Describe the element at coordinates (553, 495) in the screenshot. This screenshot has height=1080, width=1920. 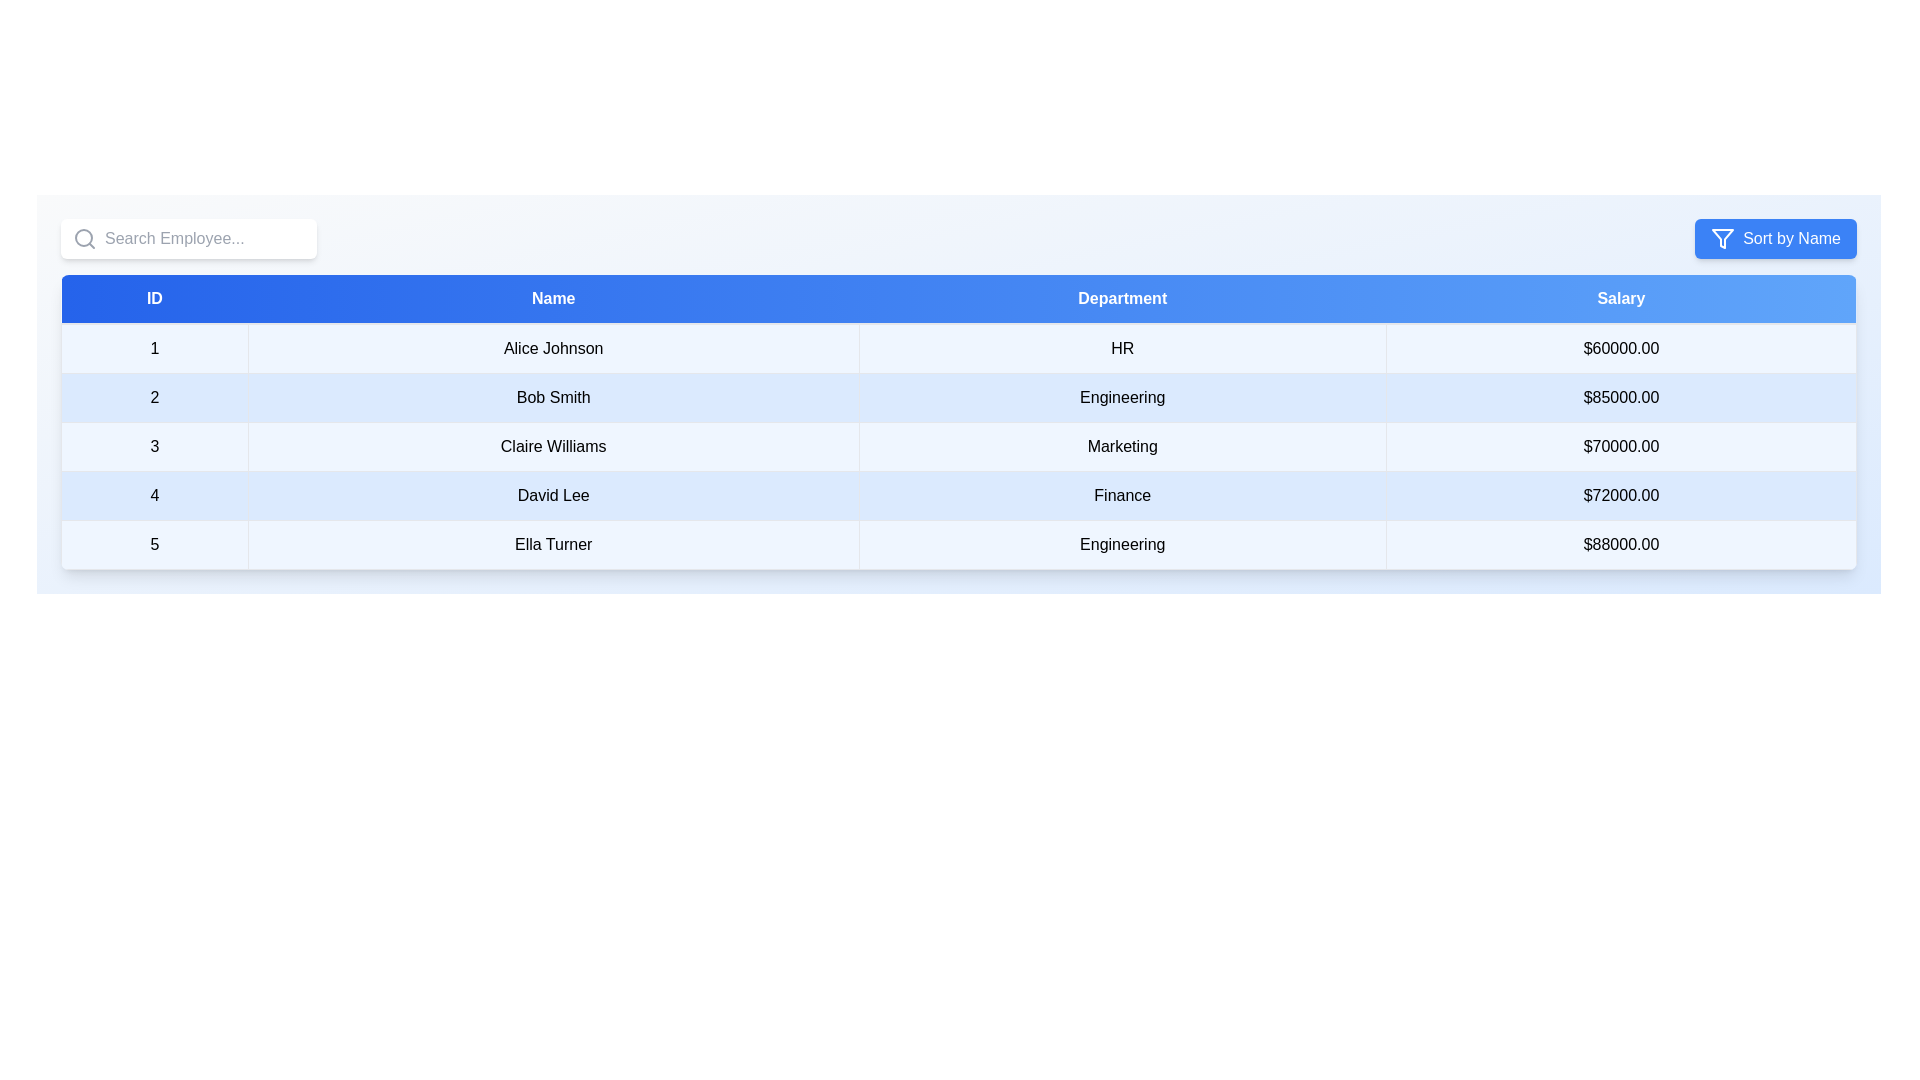
I see `the text label 'David Lee' located in the second column of the fourth row of the table` at that location.